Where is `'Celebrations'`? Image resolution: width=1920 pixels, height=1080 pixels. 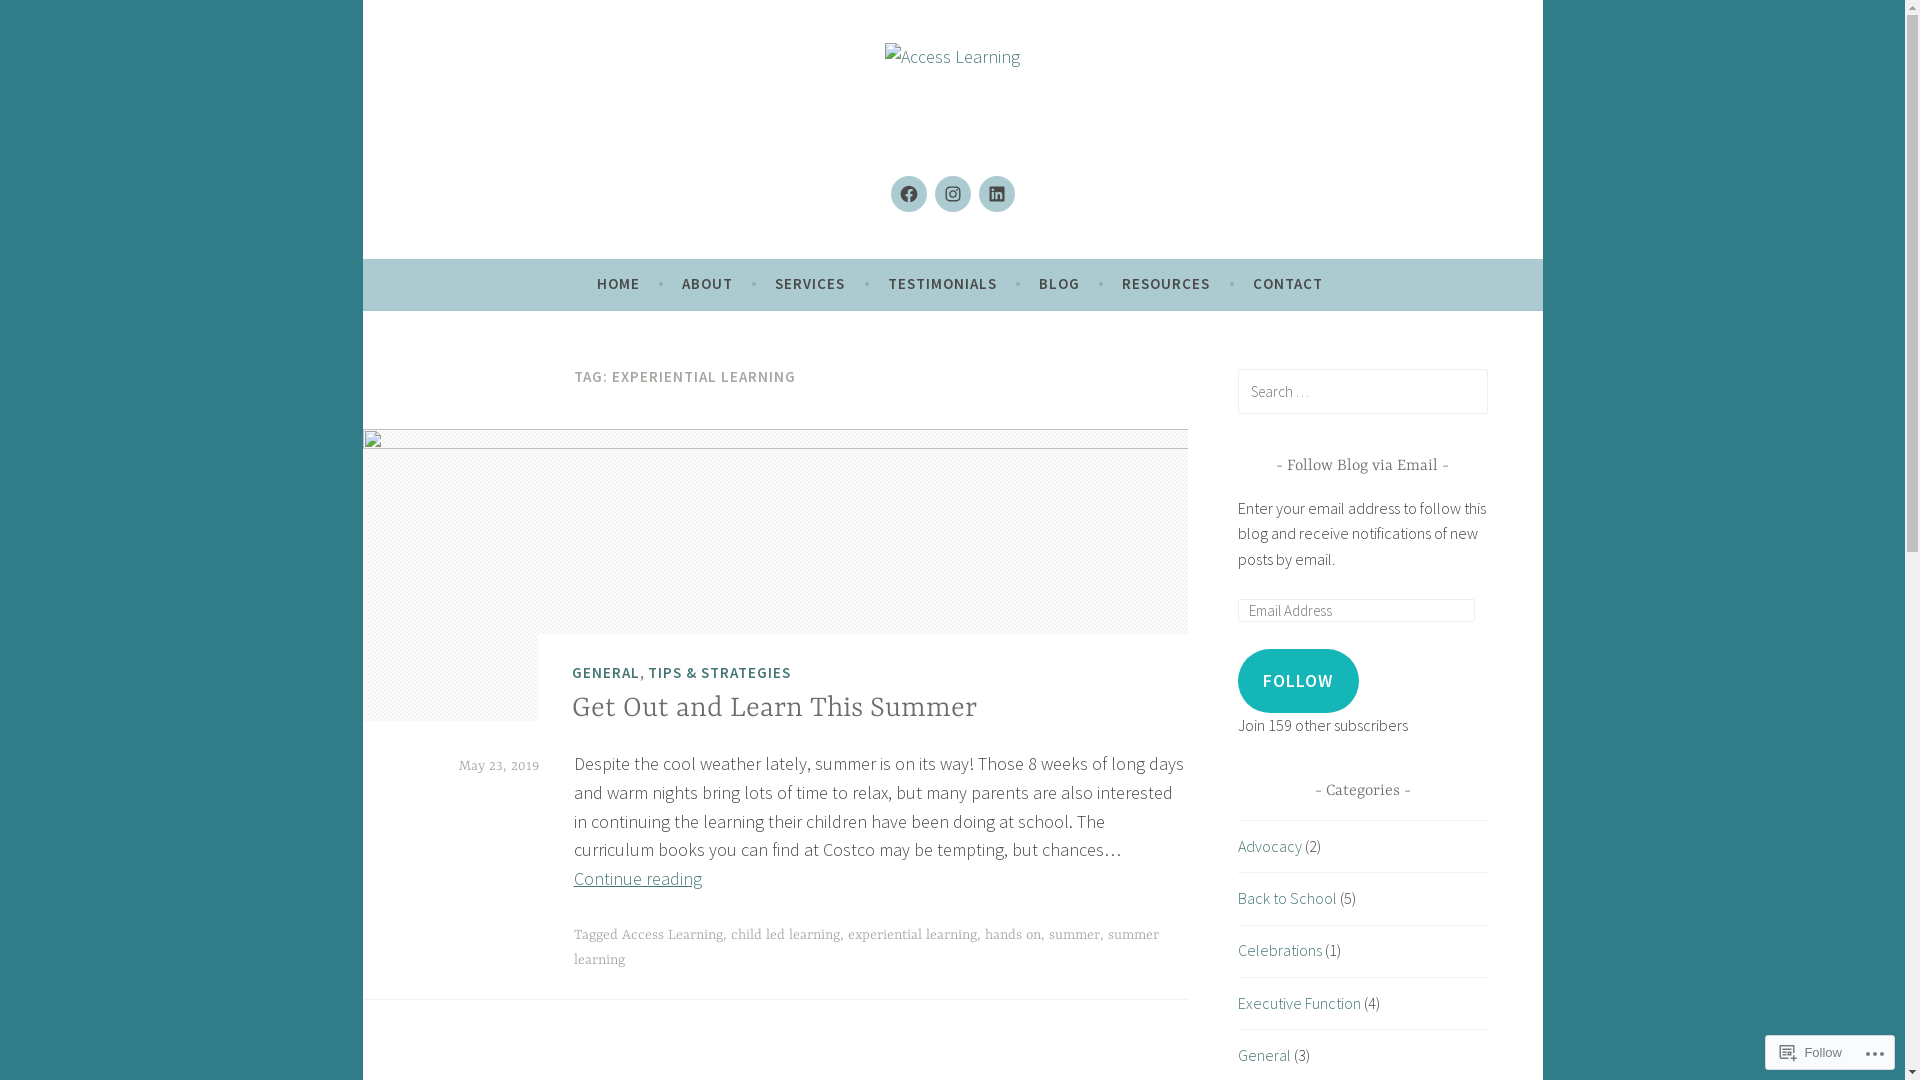
'Celebrations' is located at coordinates (1237, 948).